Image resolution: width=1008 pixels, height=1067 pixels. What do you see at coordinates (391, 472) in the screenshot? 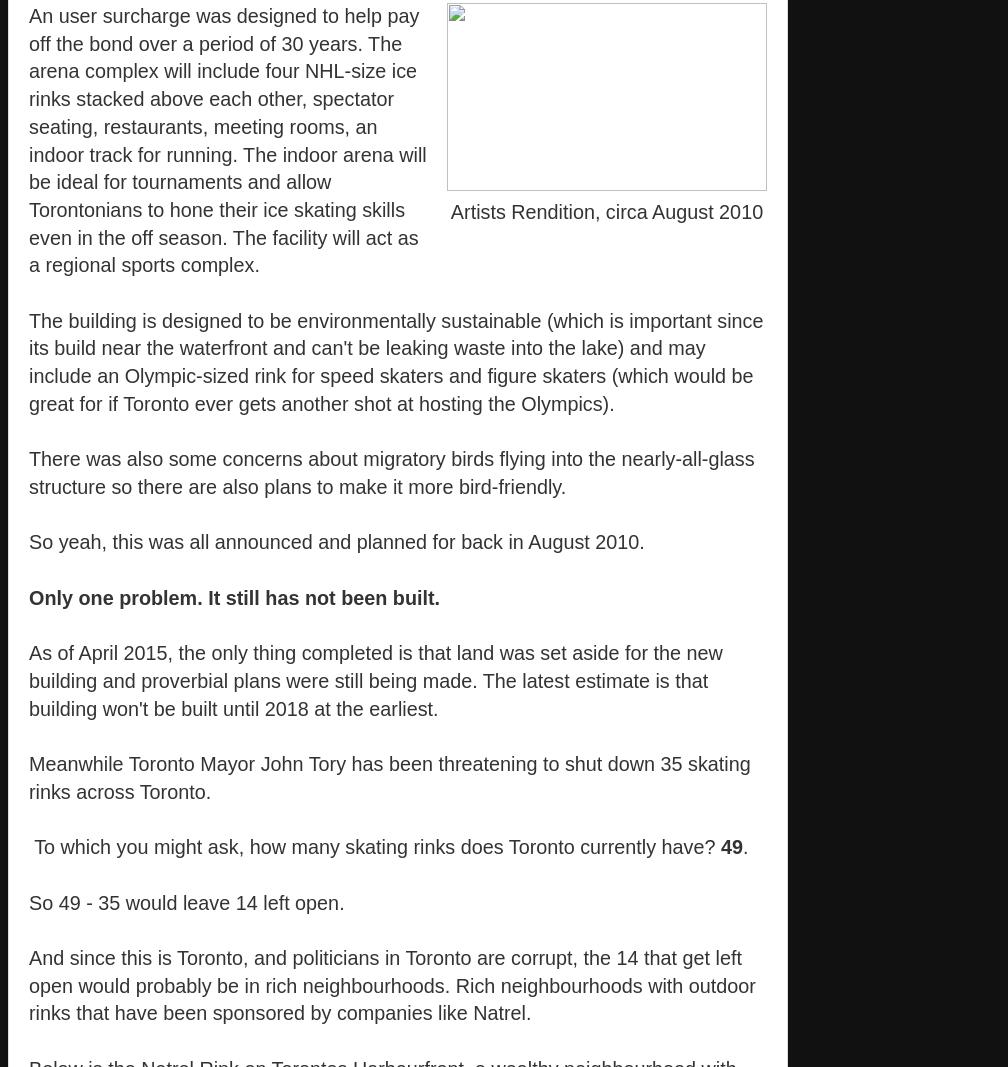
I see `'There was also some concerns  about migratory birds flying into the nearly-all-glass structure so there are  also plans to make it more bird-friendly.'` at bounding box center [391, 472].